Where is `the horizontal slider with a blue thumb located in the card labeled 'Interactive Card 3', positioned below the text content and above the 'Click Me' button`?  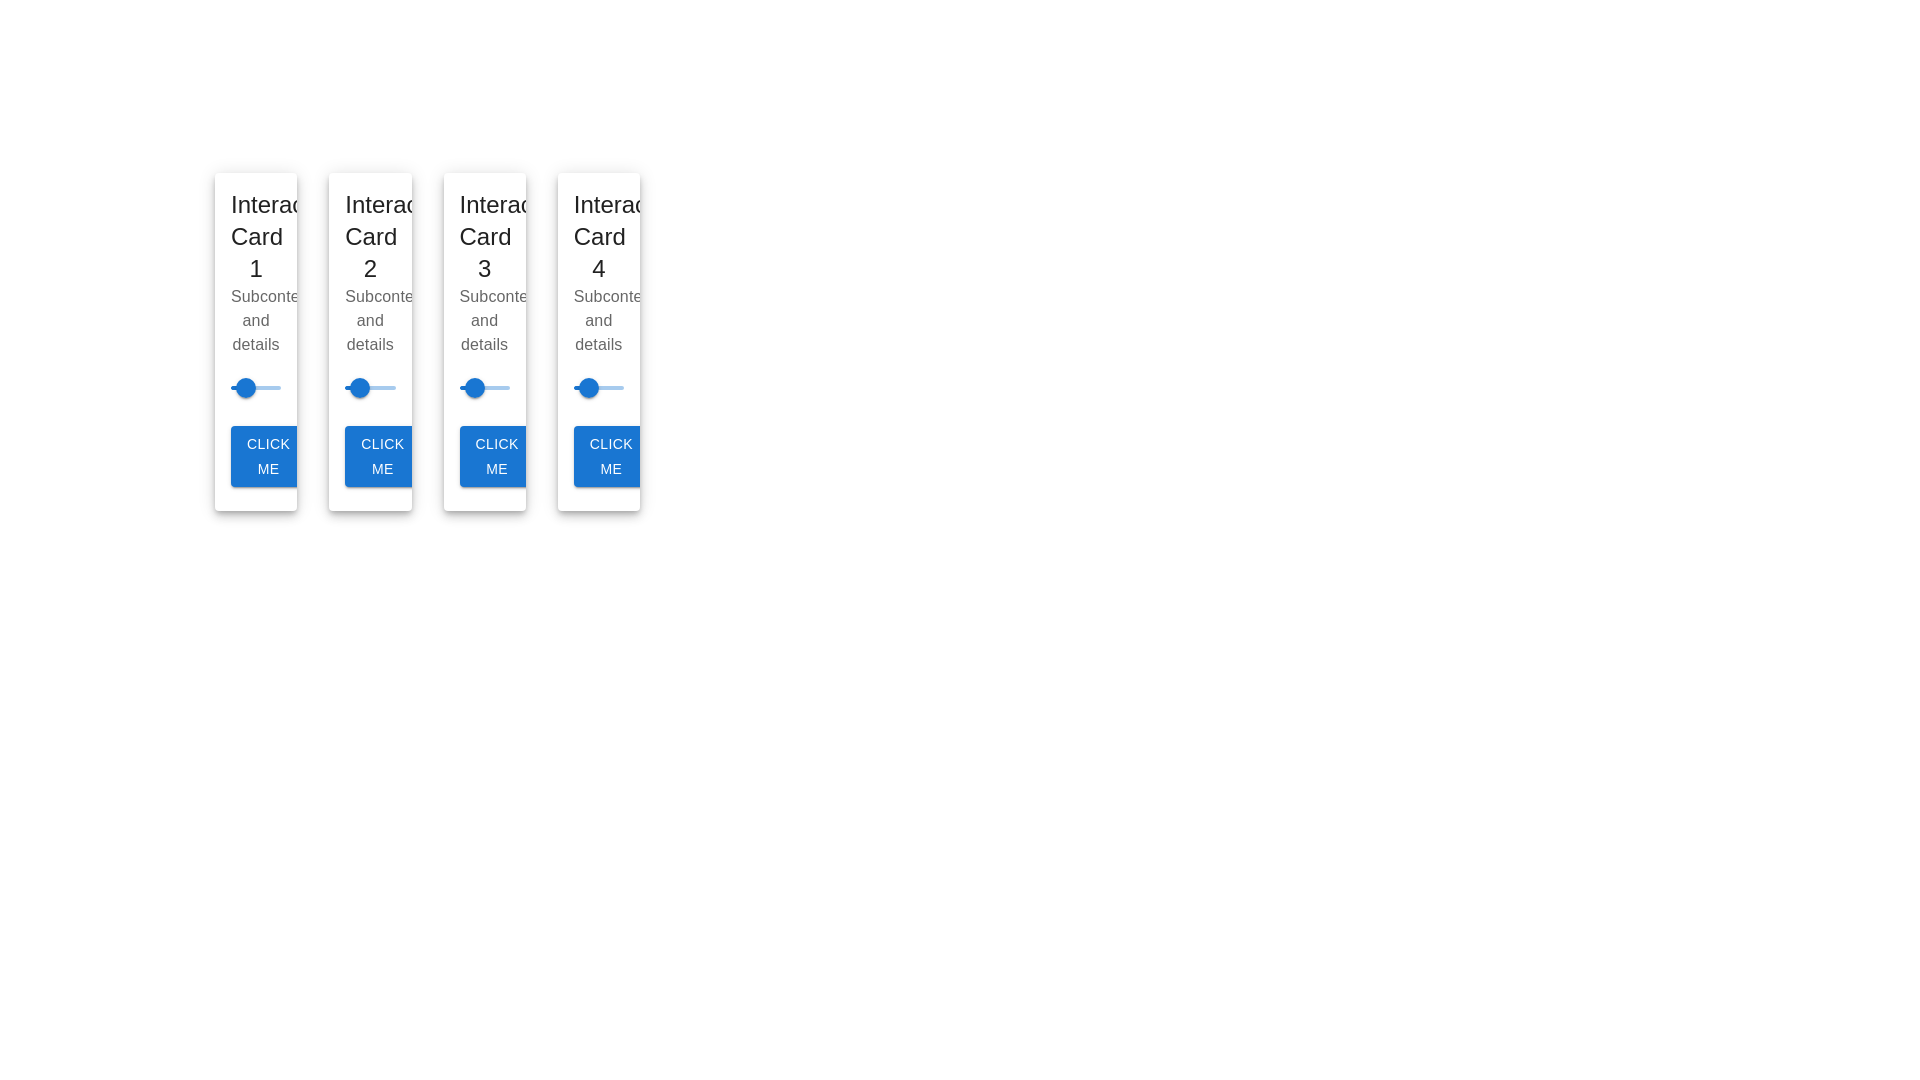 the horizontal slider with a blue thumb located in the card labeled 'Interactive Card 3', positioned below the text content and above the 'Click Me' button is located at coordinates (484, 341).